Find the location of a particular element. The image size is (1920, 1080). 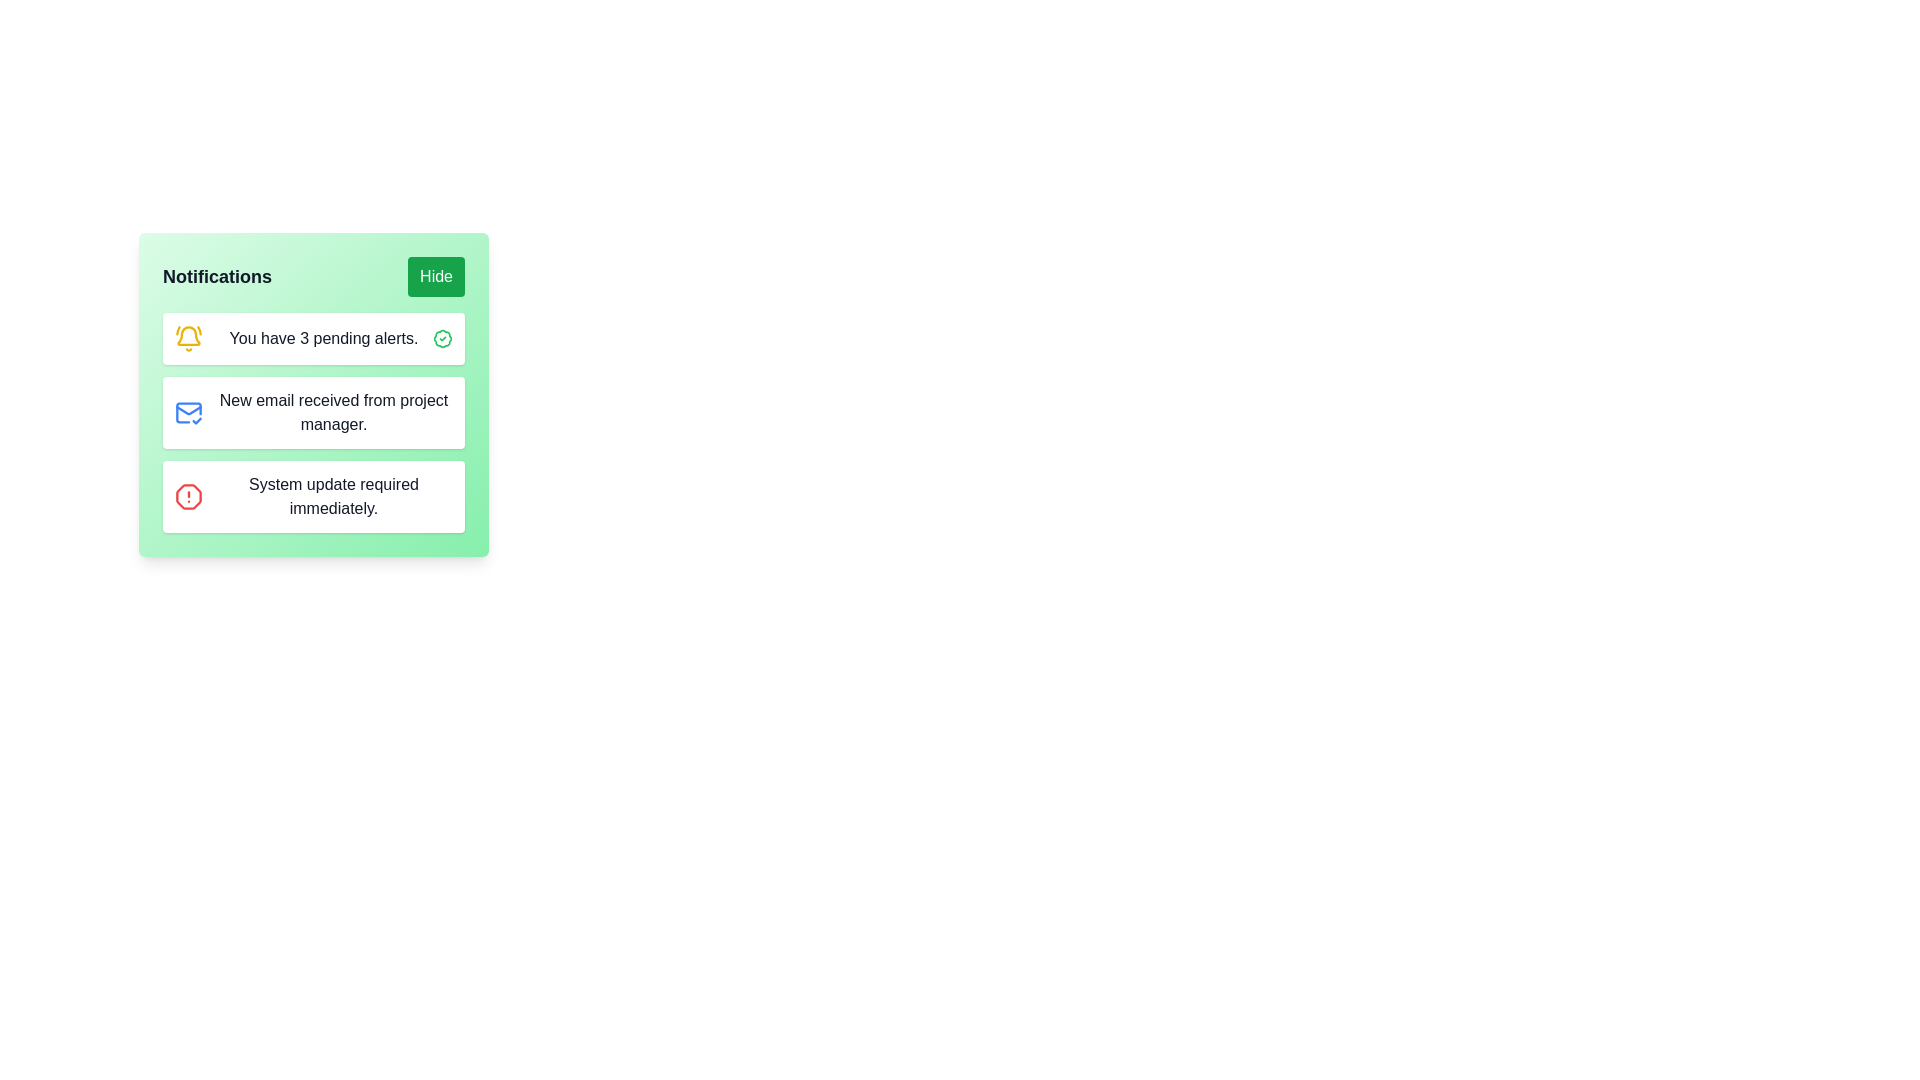

the static text element that displays 'You have 3 pending alerts.' within the notification card interface is located at coordinates (324, 338).